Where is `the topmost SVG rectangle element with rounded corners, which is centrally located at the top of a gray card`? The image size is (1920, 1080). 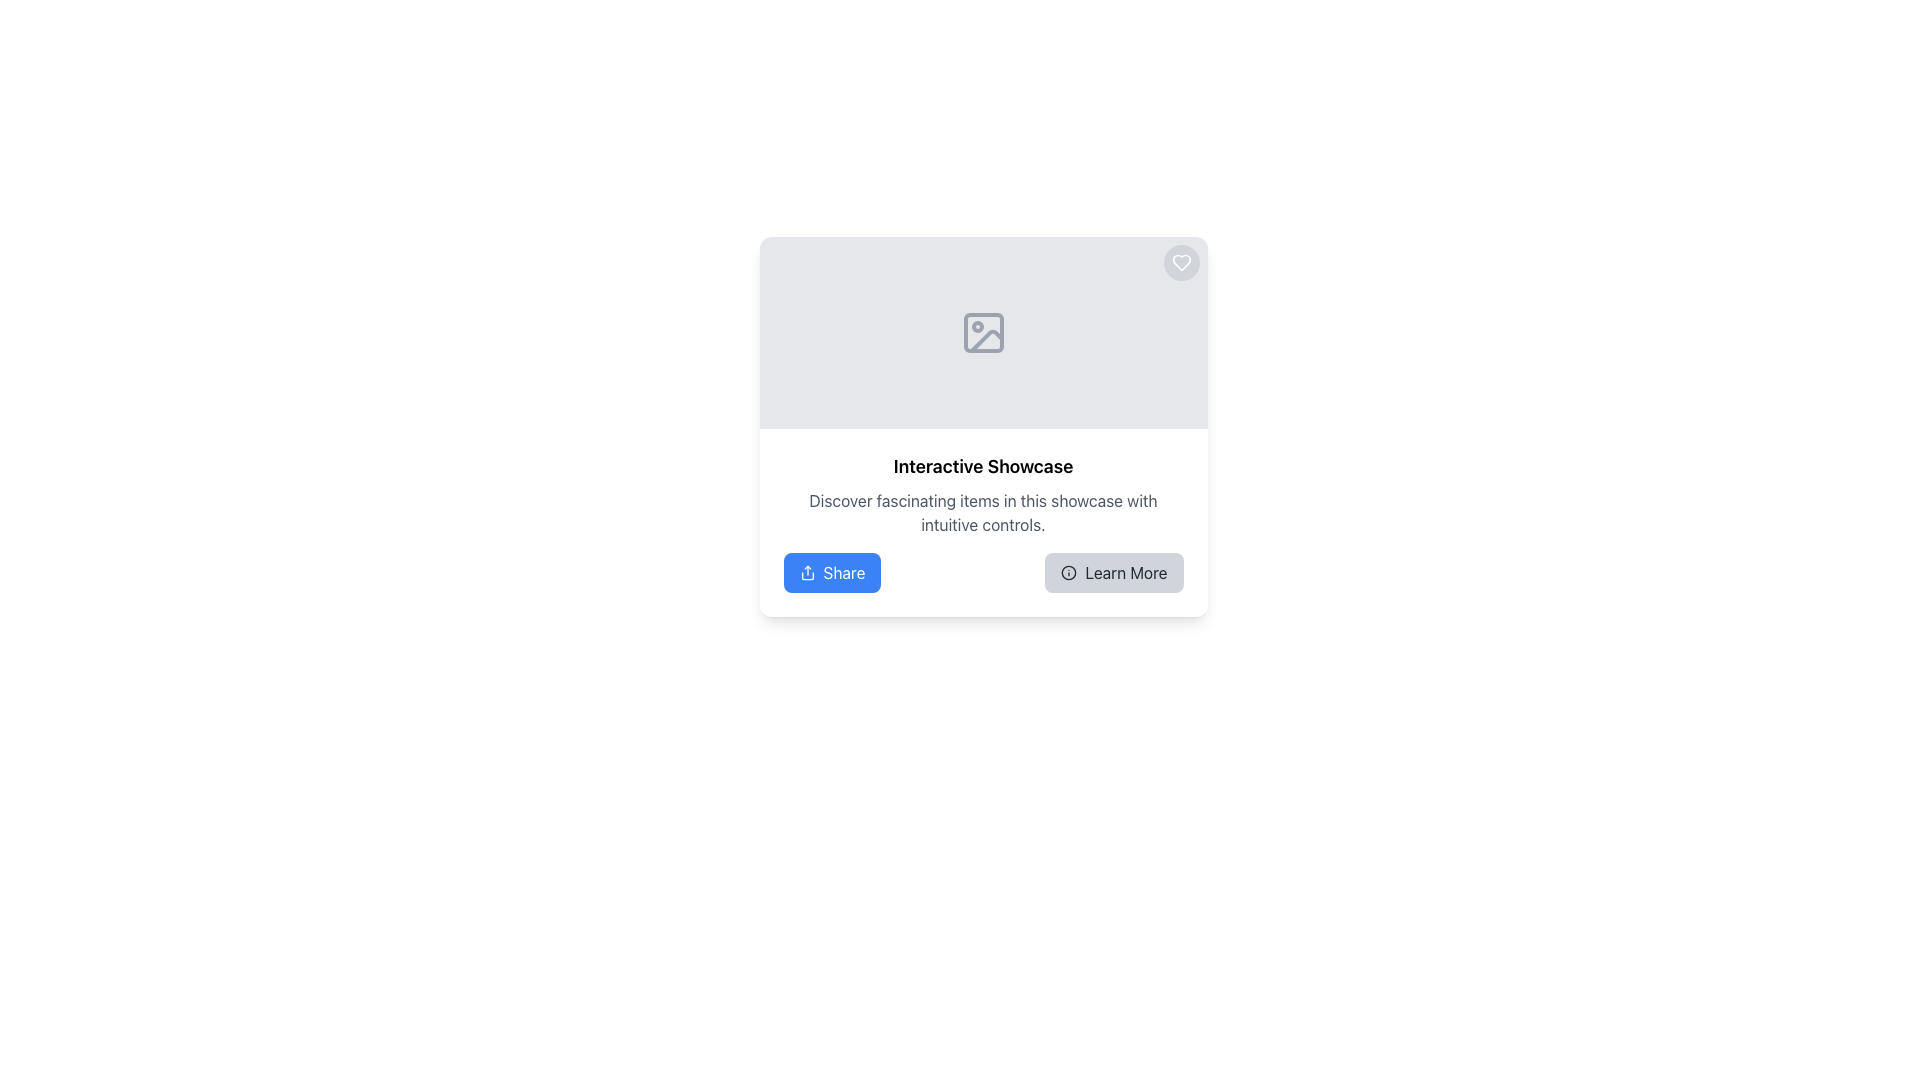 the topmost SVG rectangle element with rounded corners, which is centrally located at the top of a gray card is located at coordinates (983, 331).